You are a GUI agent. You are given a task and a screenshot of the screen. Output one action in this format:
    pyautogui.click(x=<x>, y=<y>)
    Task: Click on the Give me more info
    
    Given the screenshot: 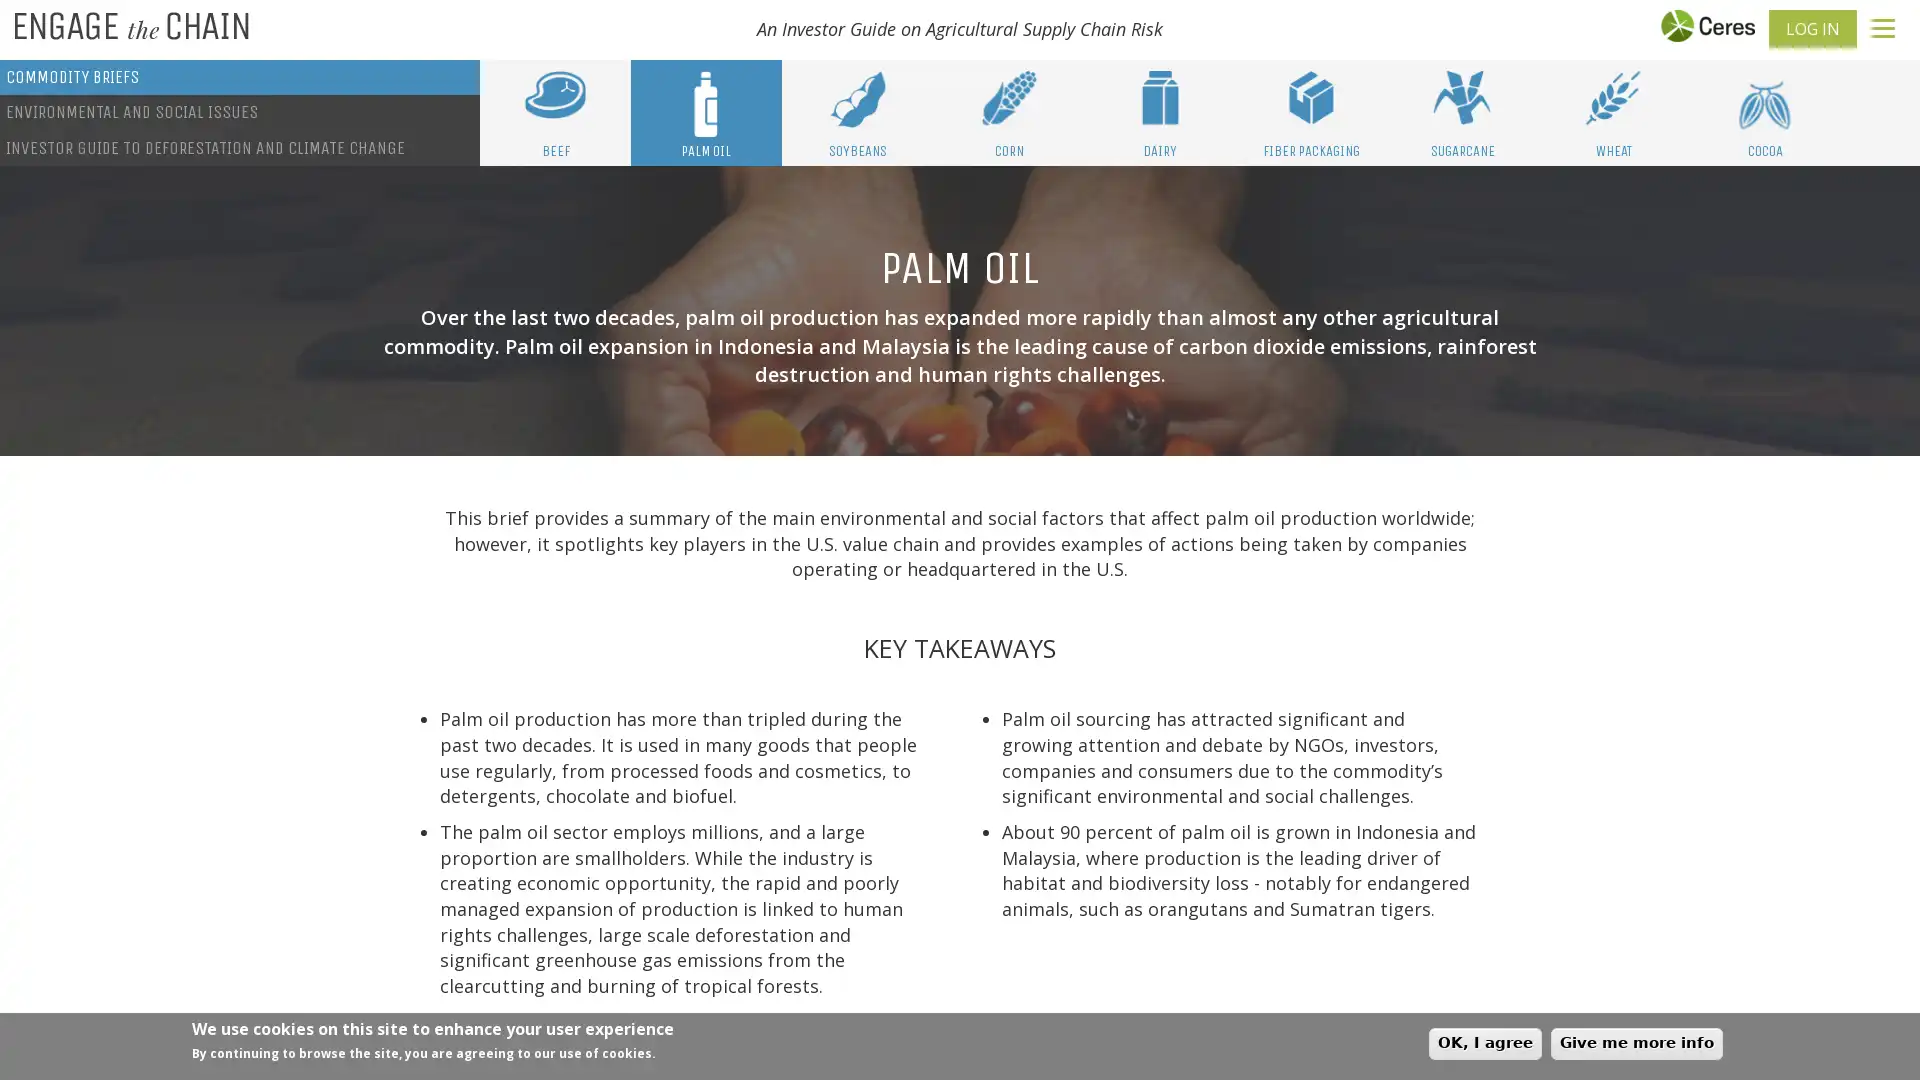 What is the action you would take?
    pyautogui.click(x=1636, y=1042)
    